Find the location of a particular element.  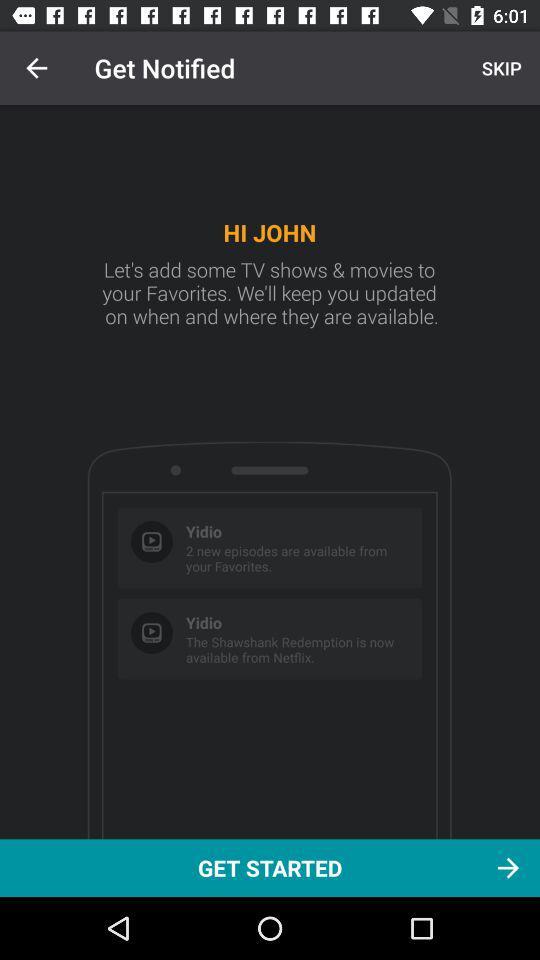

icon above get started icon is located at coordinates (498, 68).